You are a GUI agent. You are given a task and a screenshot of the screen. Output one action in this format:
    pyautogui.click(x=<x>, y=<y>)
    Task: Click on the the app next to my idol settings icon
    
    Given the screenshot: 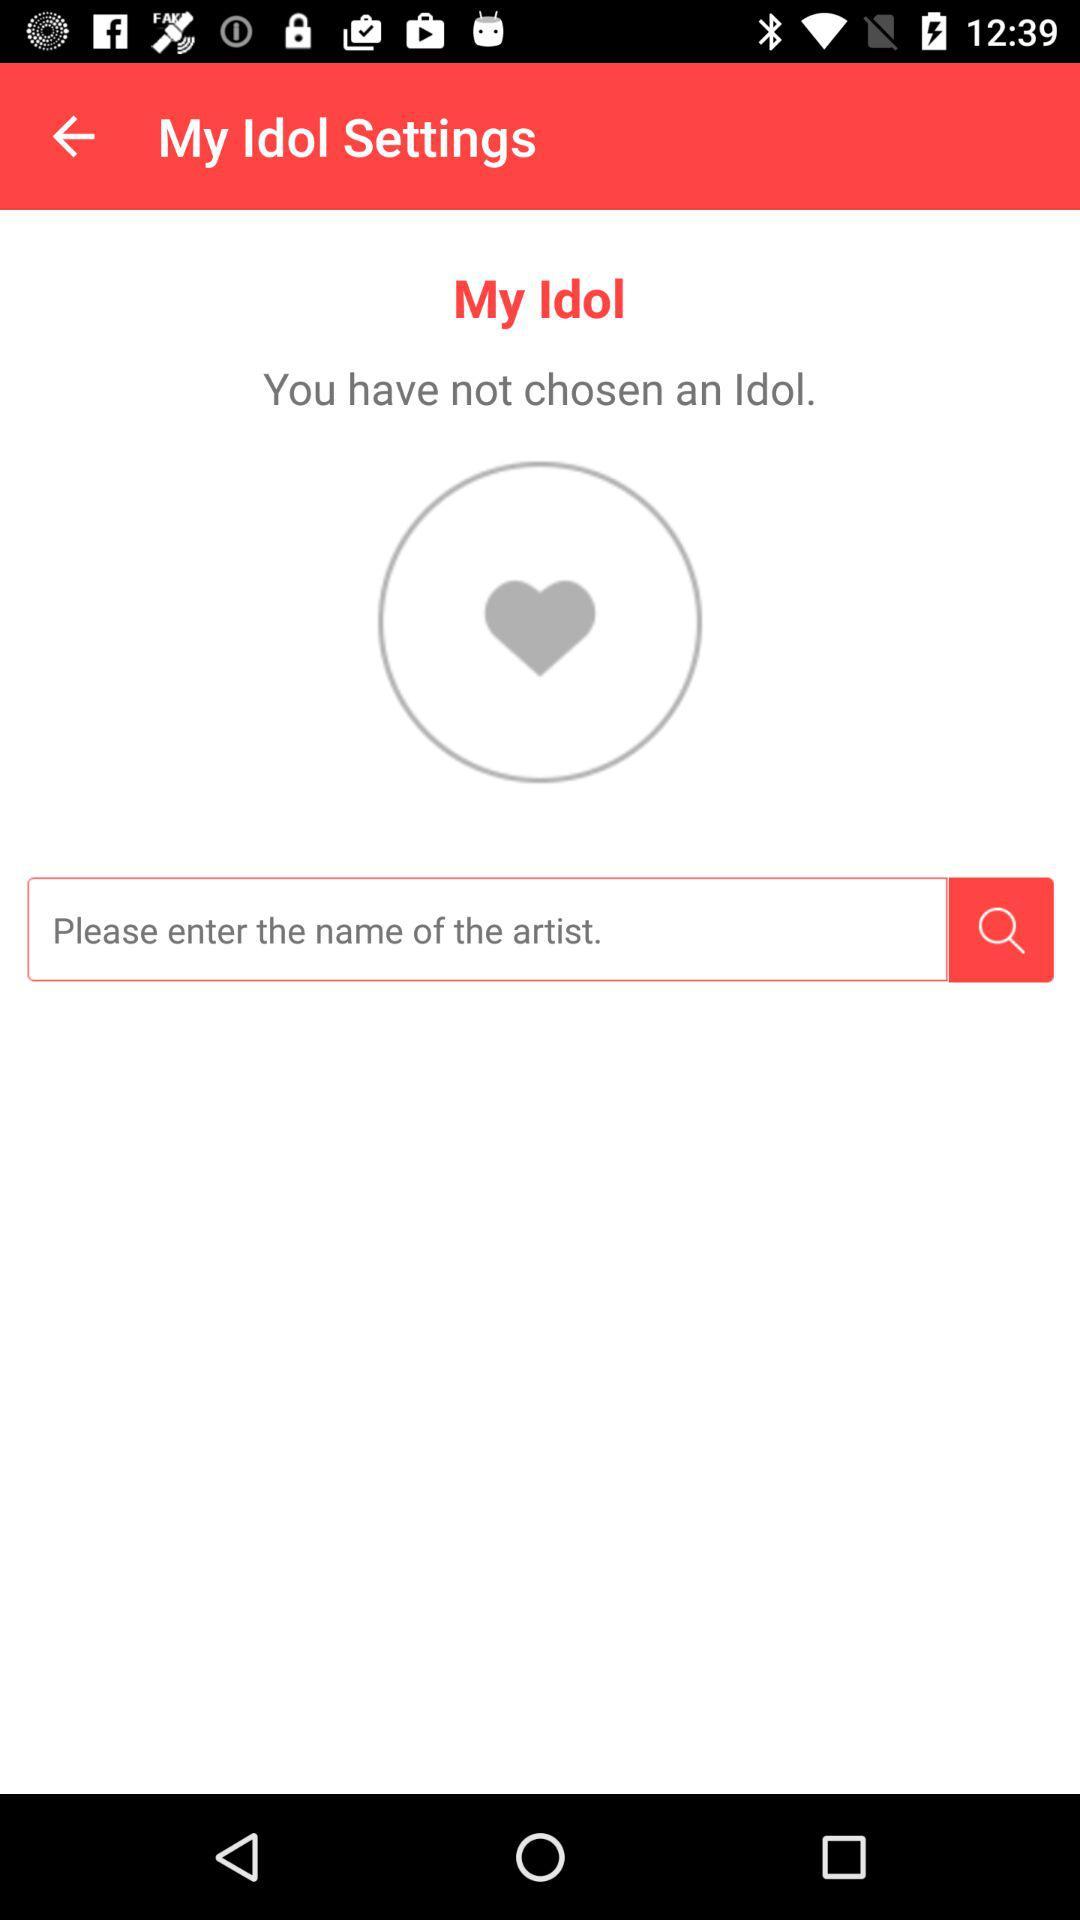 What is the action you would take?
    pyautogui.click(x=72, y=135)
    